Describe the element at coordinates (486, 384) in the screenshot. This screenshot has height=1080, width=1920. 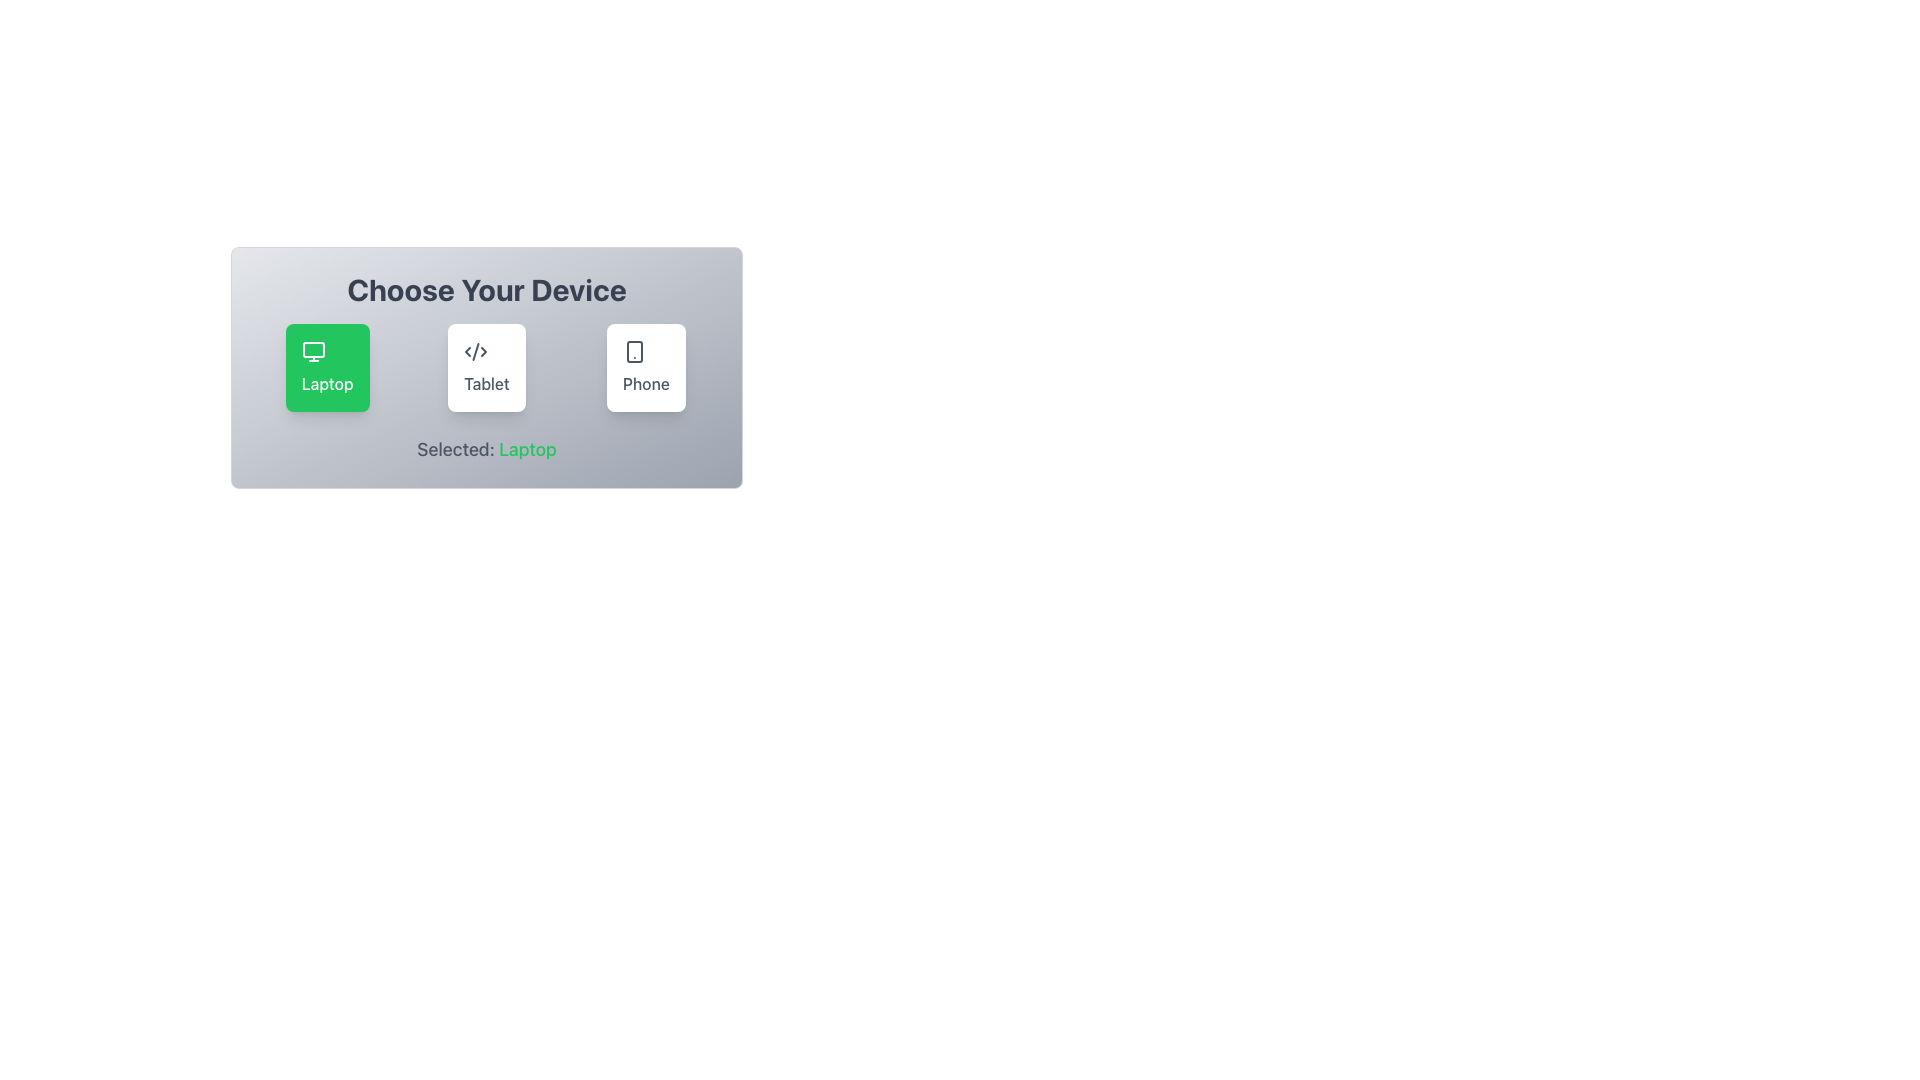
I see `the text label for the 'Tablet' option located beneath the SVG icon in the middle button of the selection menu` at that location.